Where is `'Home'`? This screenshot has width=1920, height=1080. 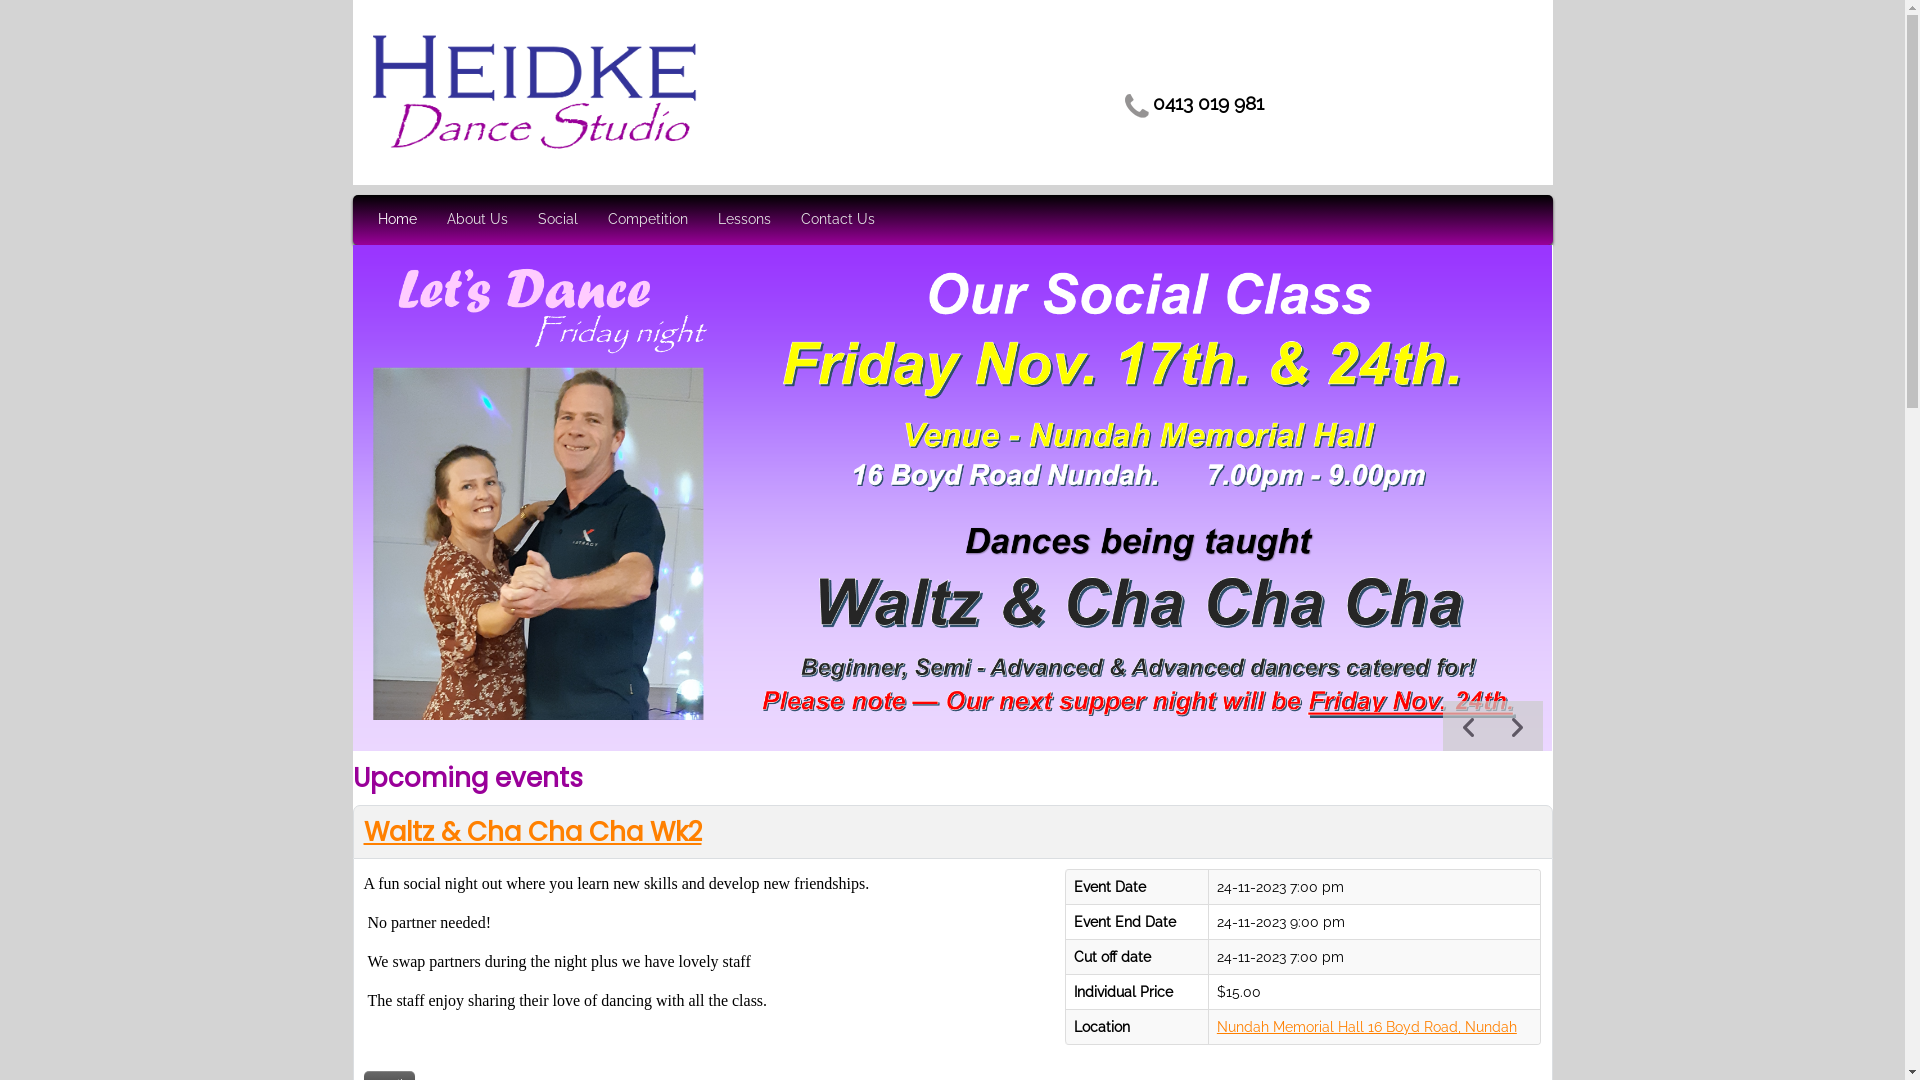
'Home' is located at coordinates (397, 219).